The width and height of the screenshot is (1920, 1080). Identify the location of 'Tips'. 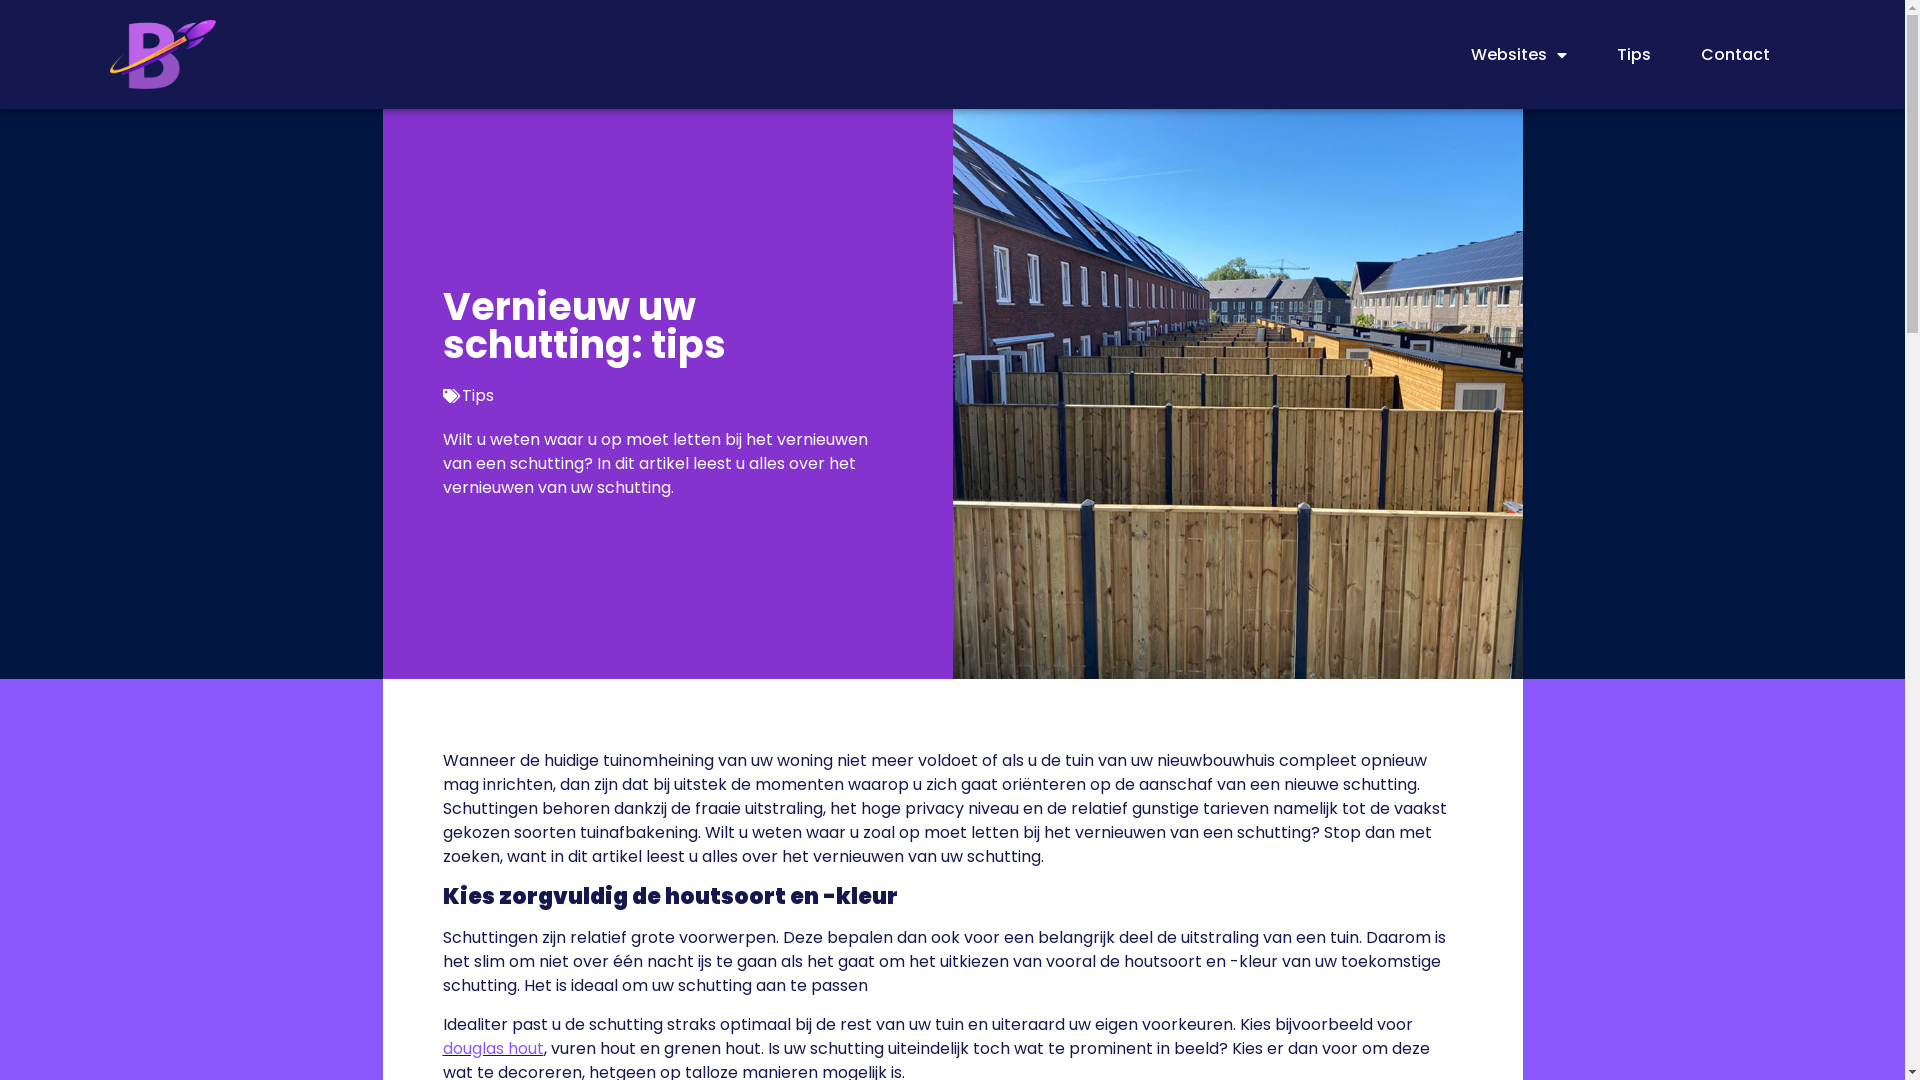
(477, 395).